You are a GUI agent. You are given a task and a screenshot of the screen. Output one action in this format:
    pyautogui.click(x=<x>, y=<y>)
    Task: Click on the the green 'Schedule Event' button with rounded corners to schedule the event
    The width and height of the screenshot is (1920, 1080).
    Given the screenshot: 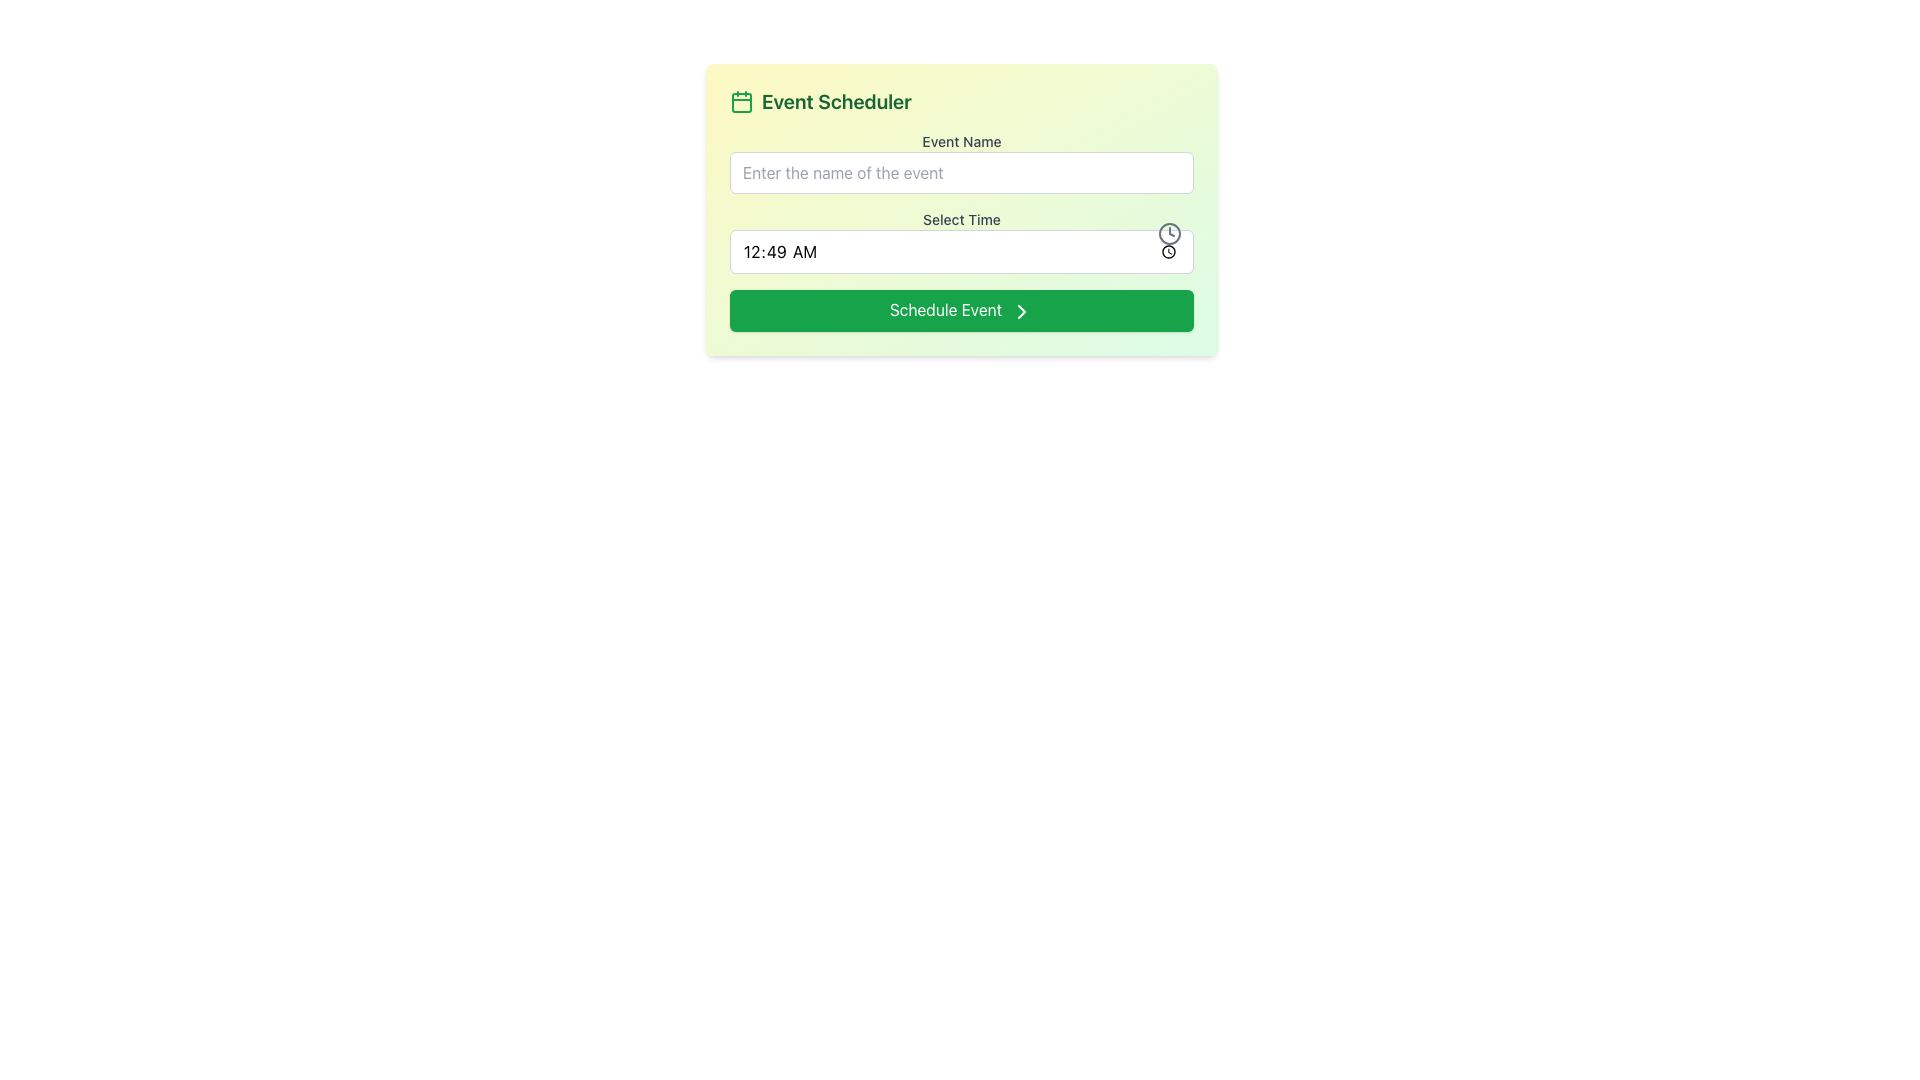 What is the action you would take?
    pyautogui.click(x=961, y=309)
    